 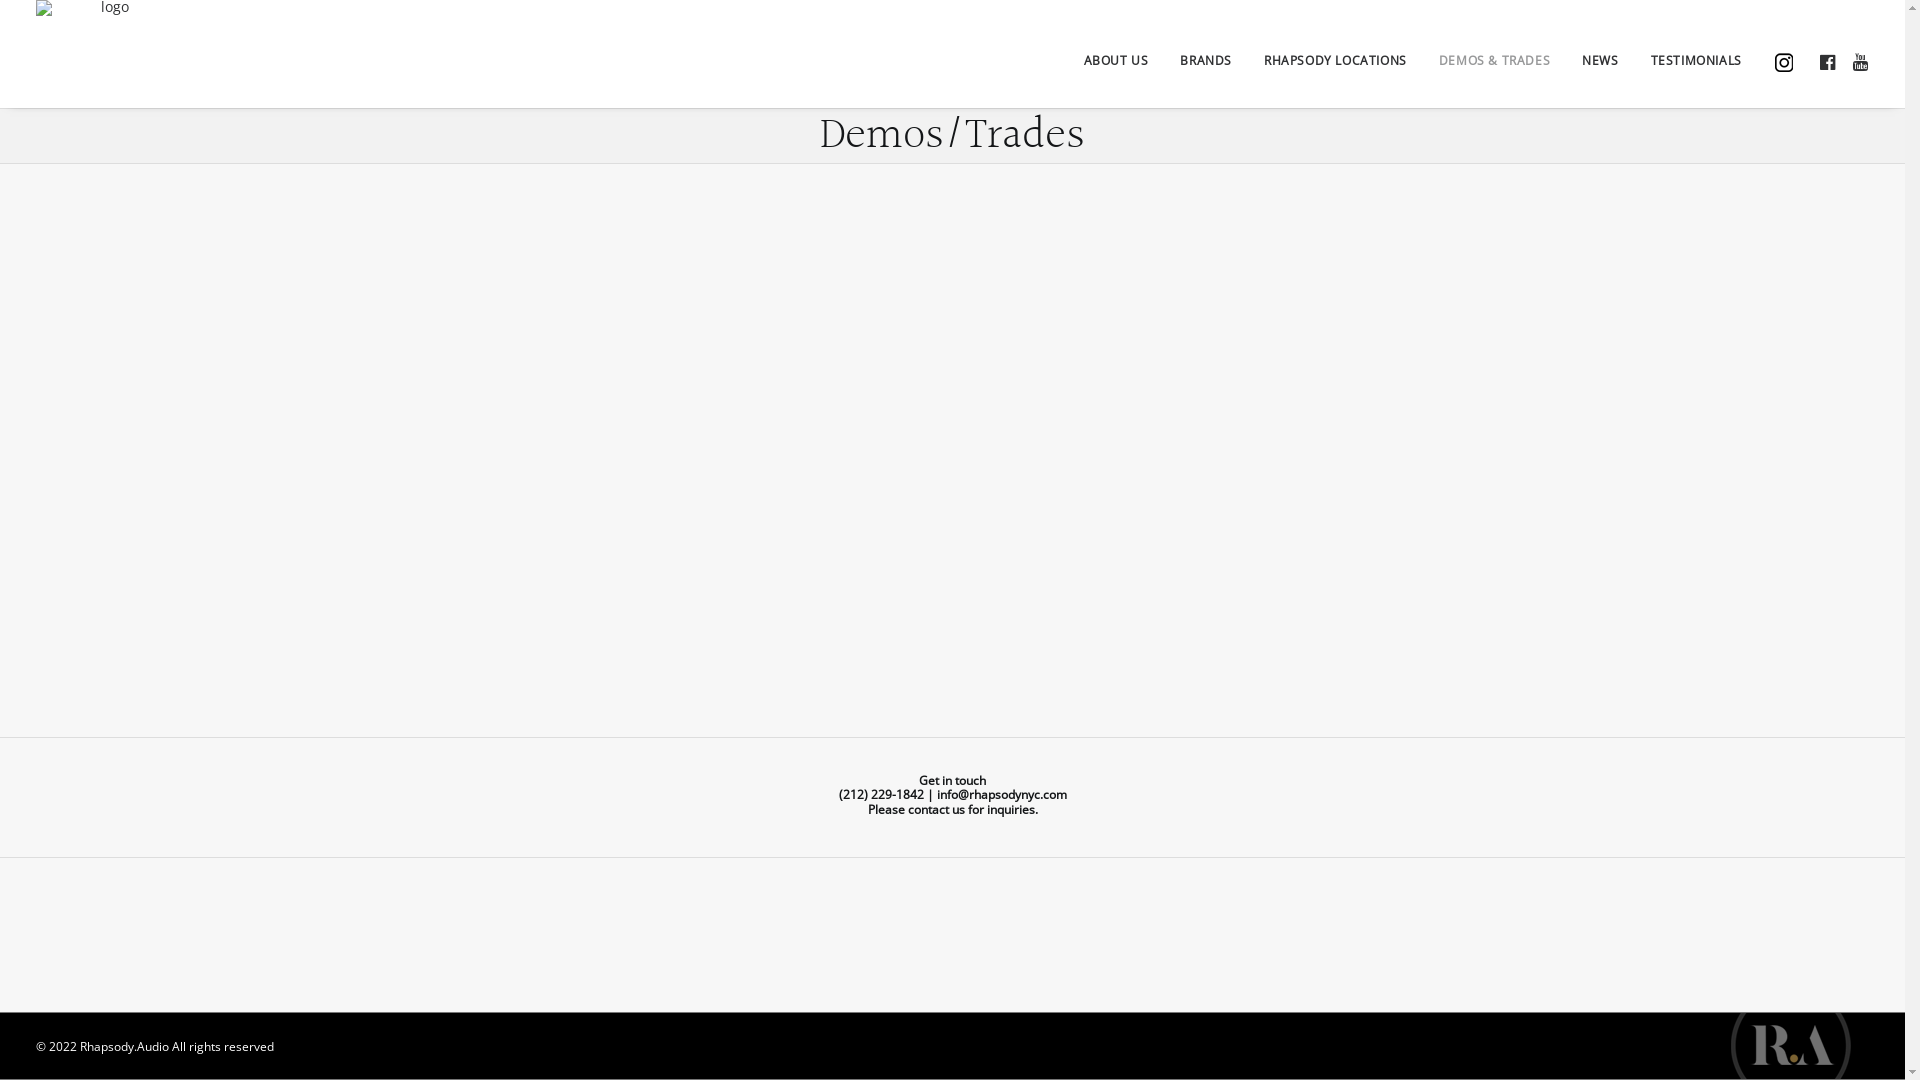 What do you see at coordinates (1695, 57) in the screenshot?
I see `'TESTIMONIALS'` at bounding box center [1695, 57].